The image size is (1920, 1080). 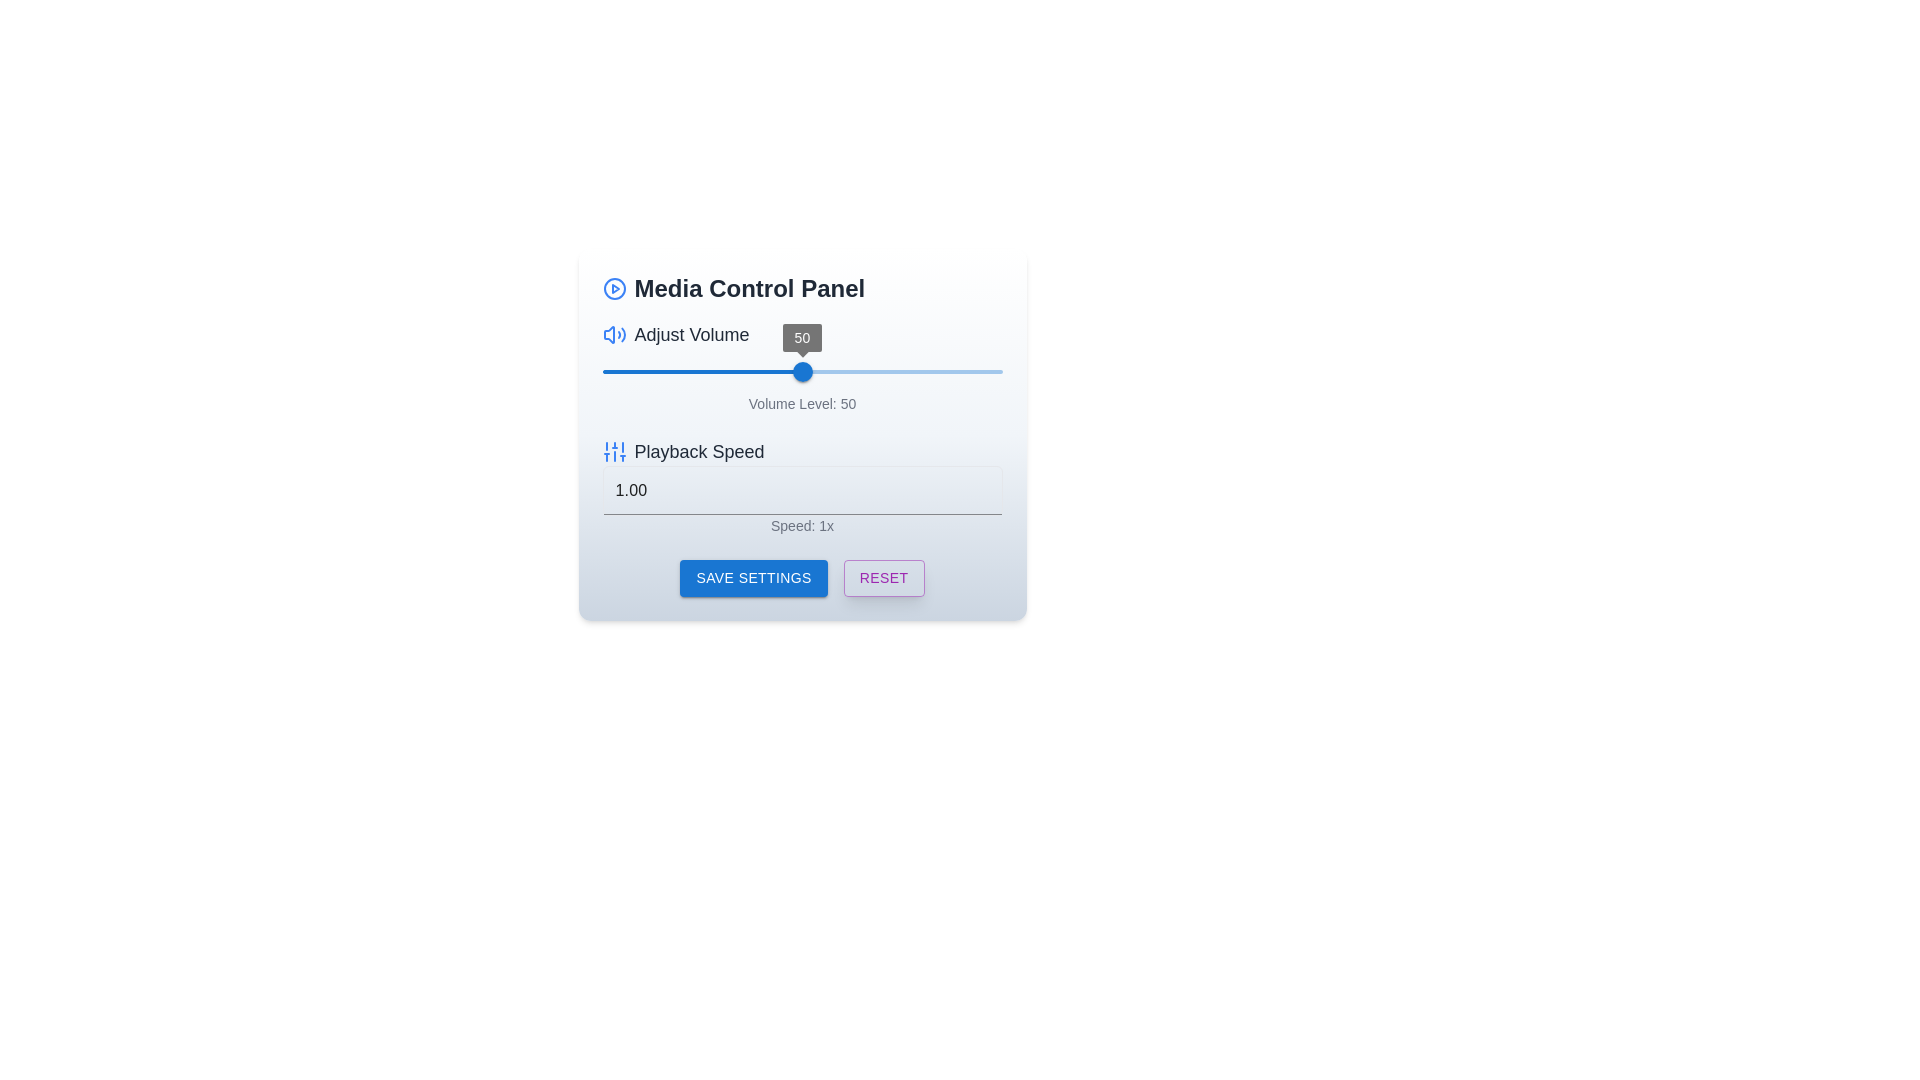 What do you see at coordinates (605, 371) in the screenshot?
I see `volume` at bounding box center [605, 371].